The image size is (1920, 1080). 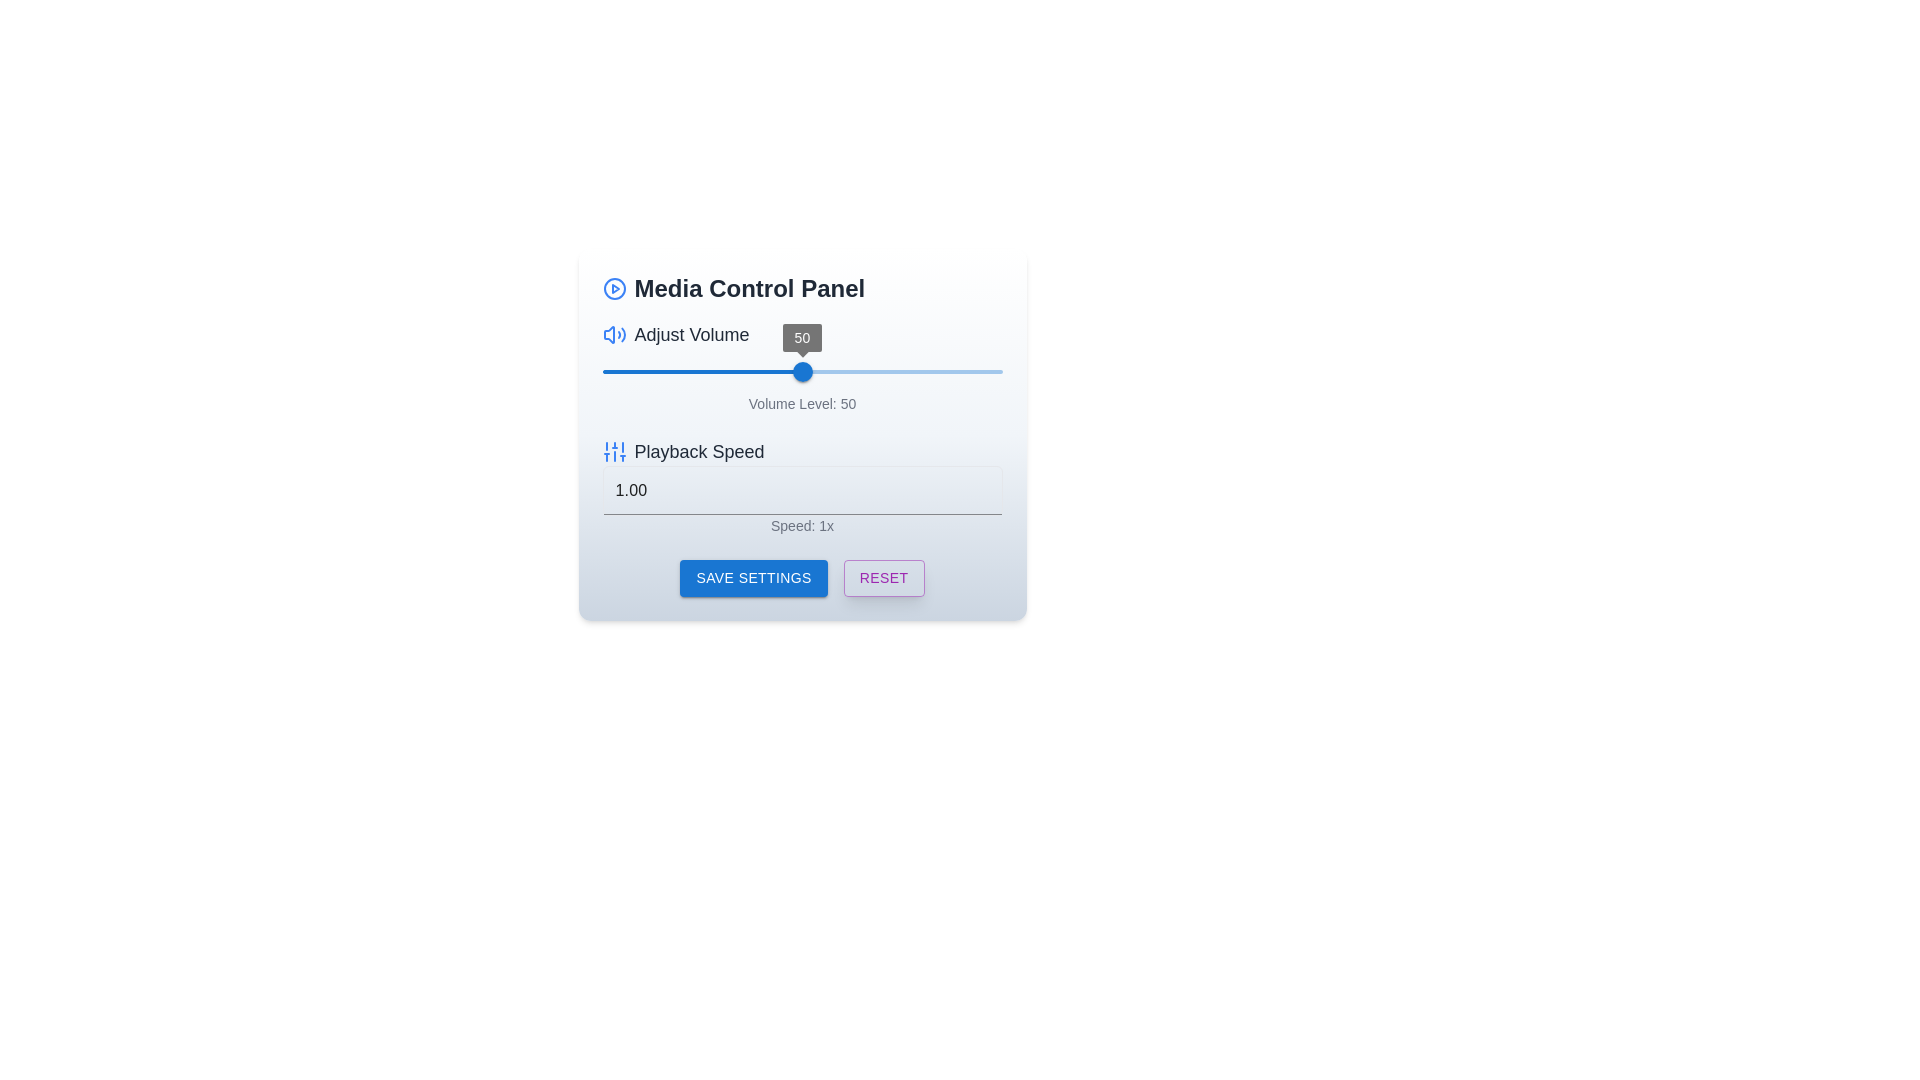 What do you see at coordinates (605, 371) in the screenshot?
I see `volume` at bounding box center [605, 371].